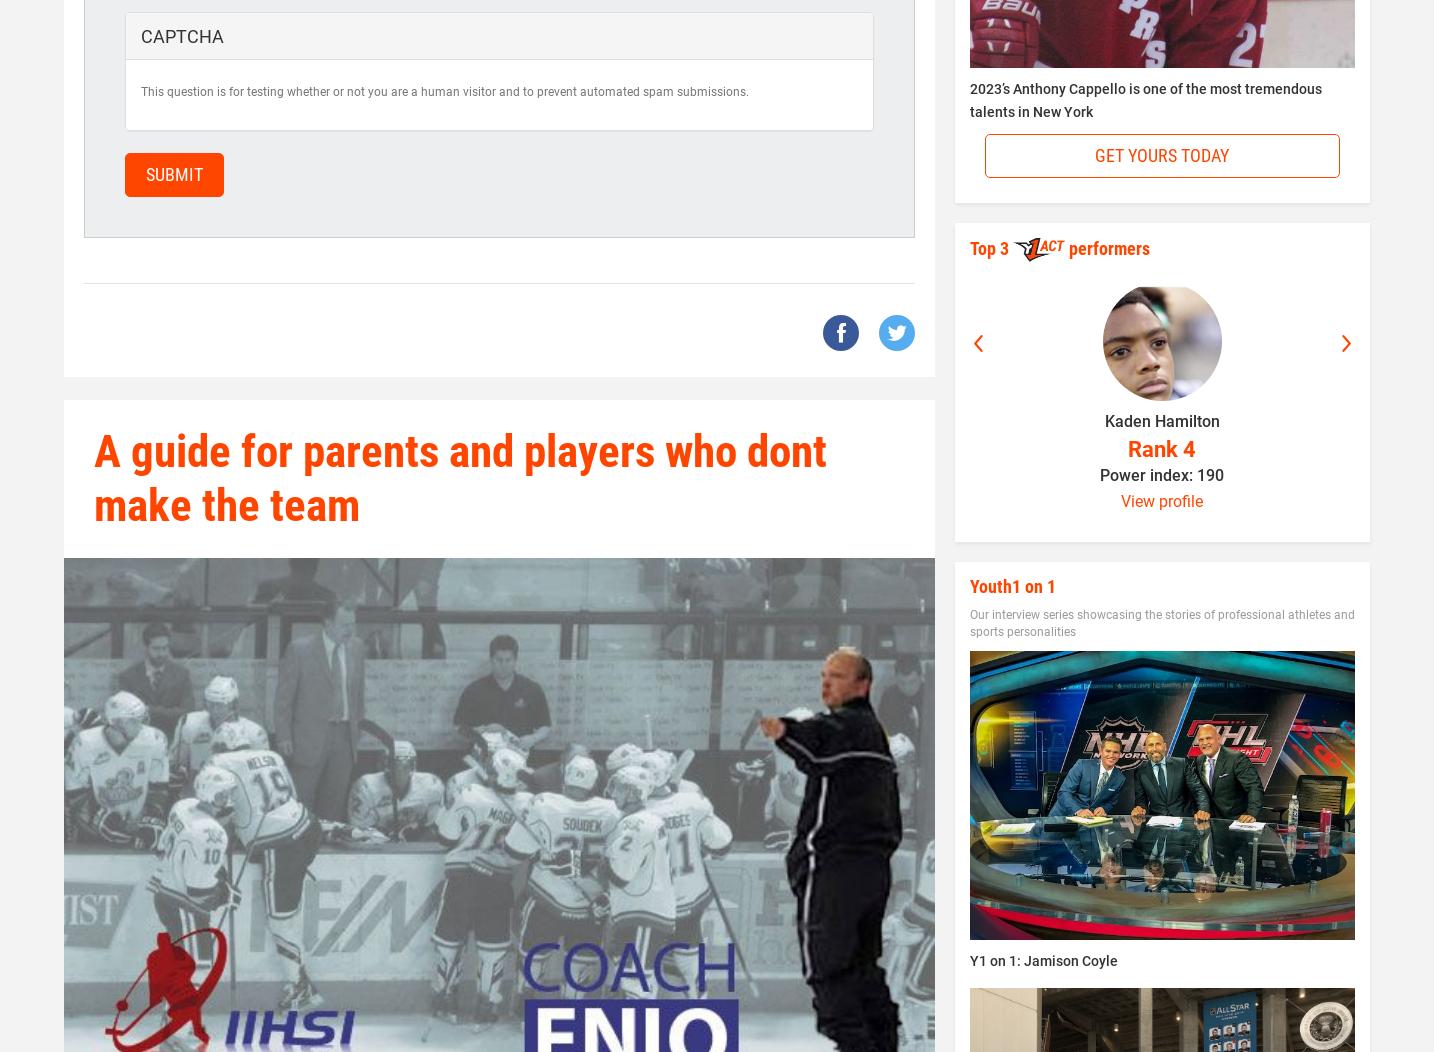 This screenshot has height=1052, width=1434. What do you see at coordinates (1010, 584) in the screenshot?
I see `'Youth1 on 1'` at bounding box center [1010, 584].